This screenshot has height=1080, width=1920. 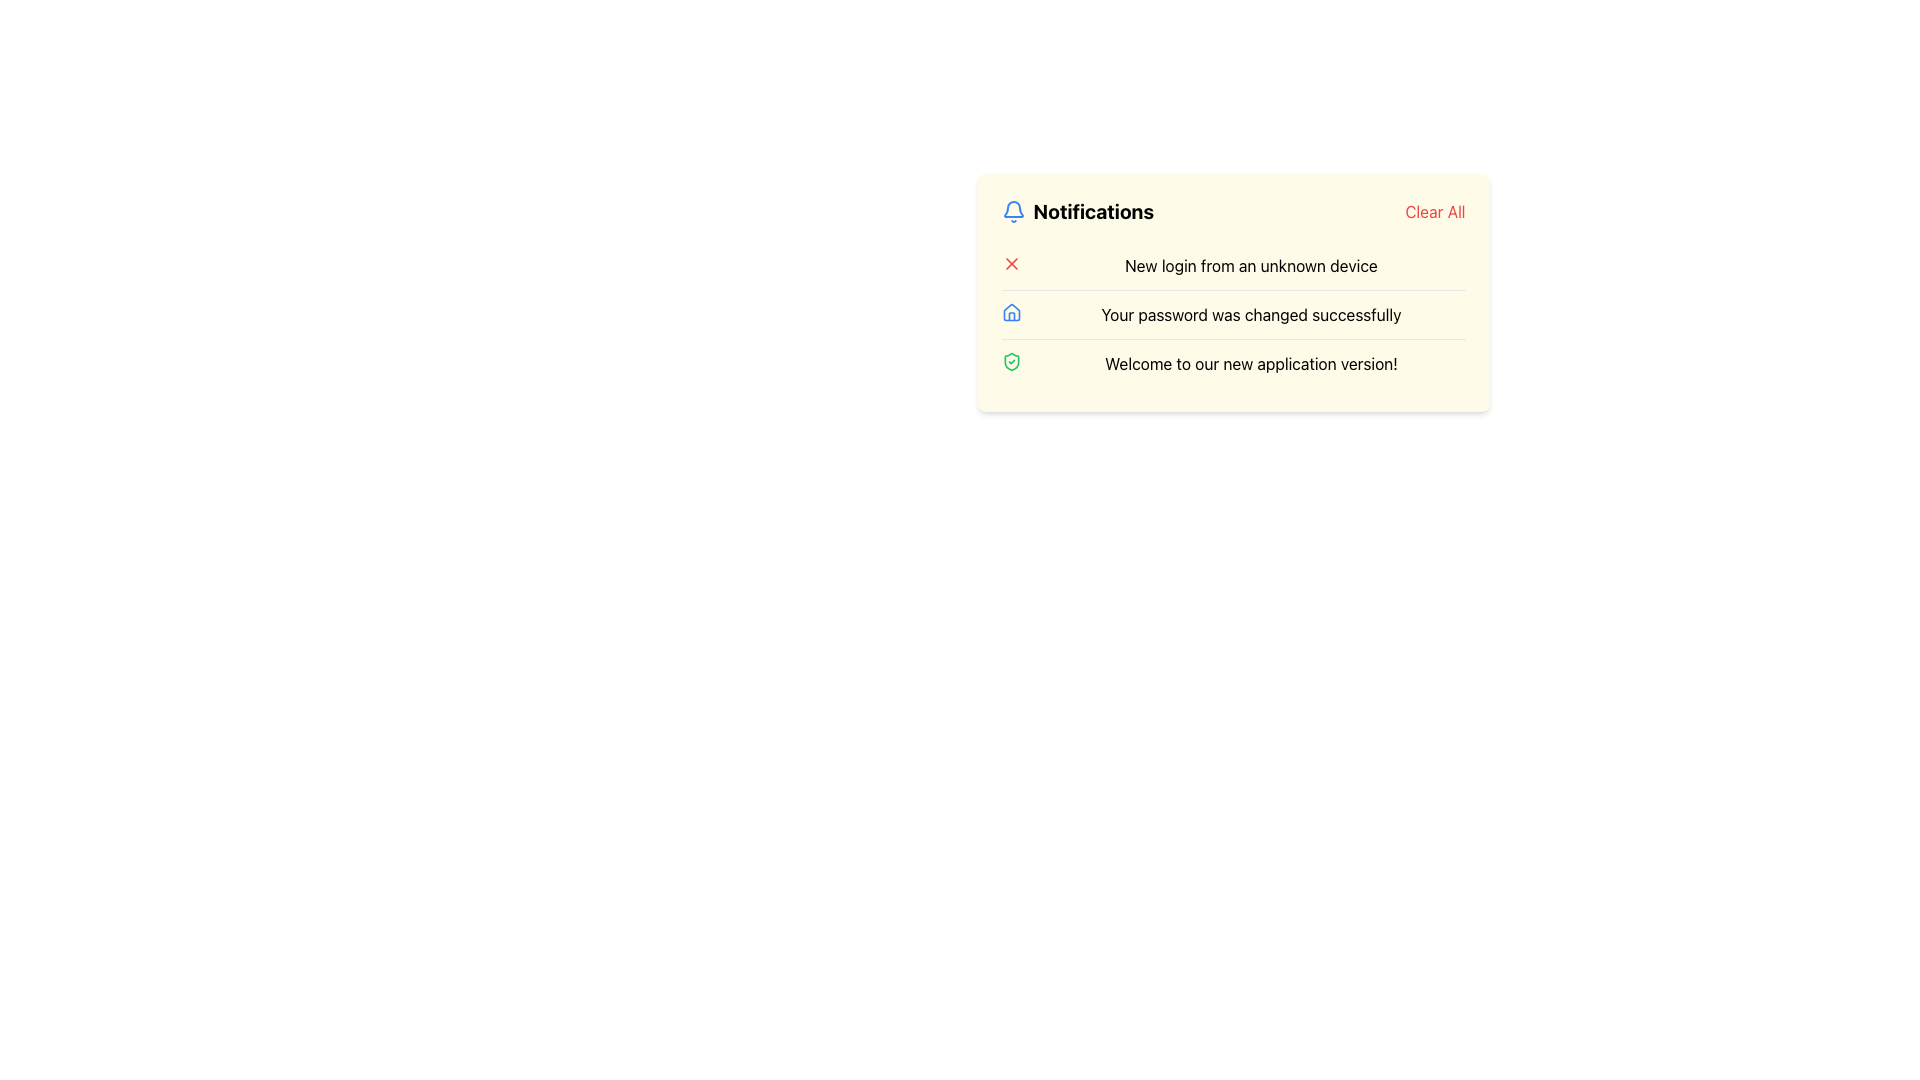 I want to click on the green shield icon with a checkmark, which indicates a success or security status, located in the notification list next to the text 'Welcome to our new application version!', so click(x=1011, y=362).